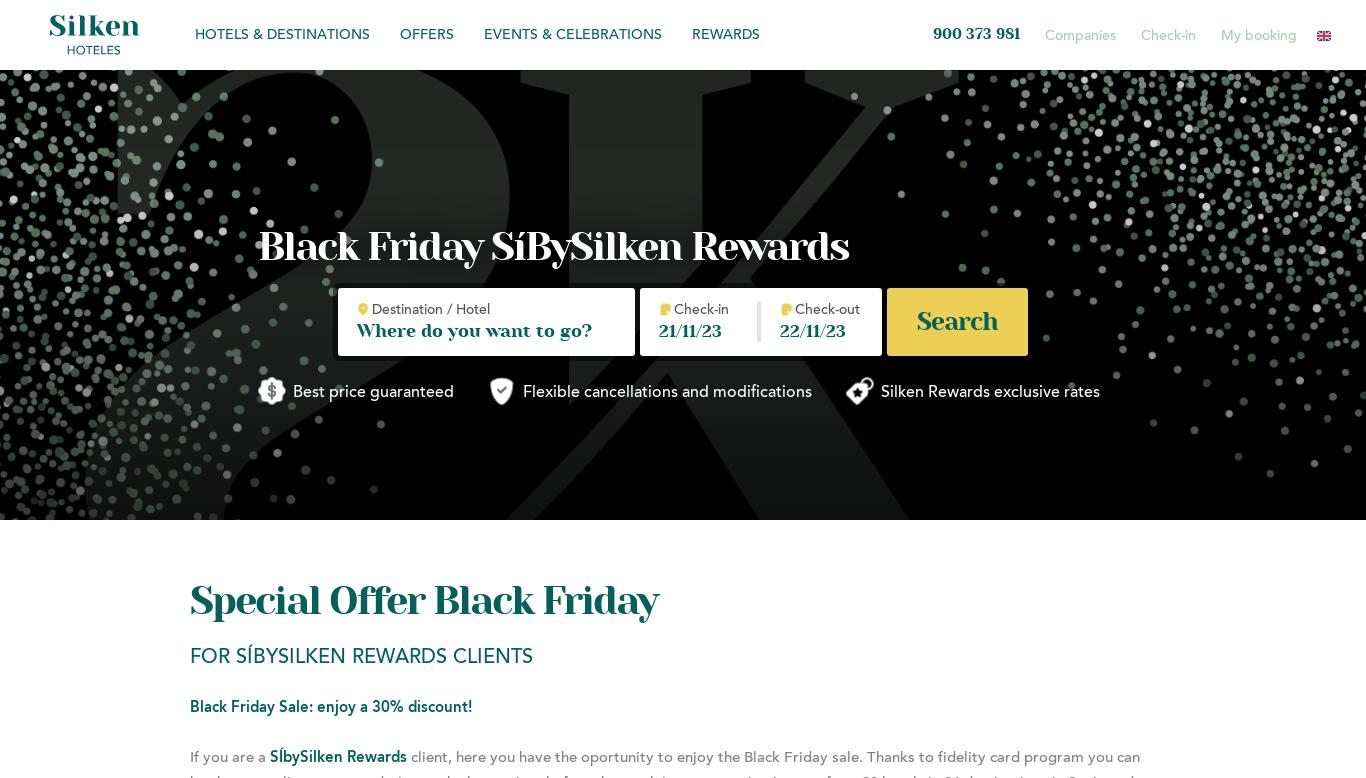 The height and width of the screenshot is (778, 1366). What do you see at coordinates (370, 310) in the screenshot?
I see `'Destination / Hotel'` at bounding box center [370, 310].